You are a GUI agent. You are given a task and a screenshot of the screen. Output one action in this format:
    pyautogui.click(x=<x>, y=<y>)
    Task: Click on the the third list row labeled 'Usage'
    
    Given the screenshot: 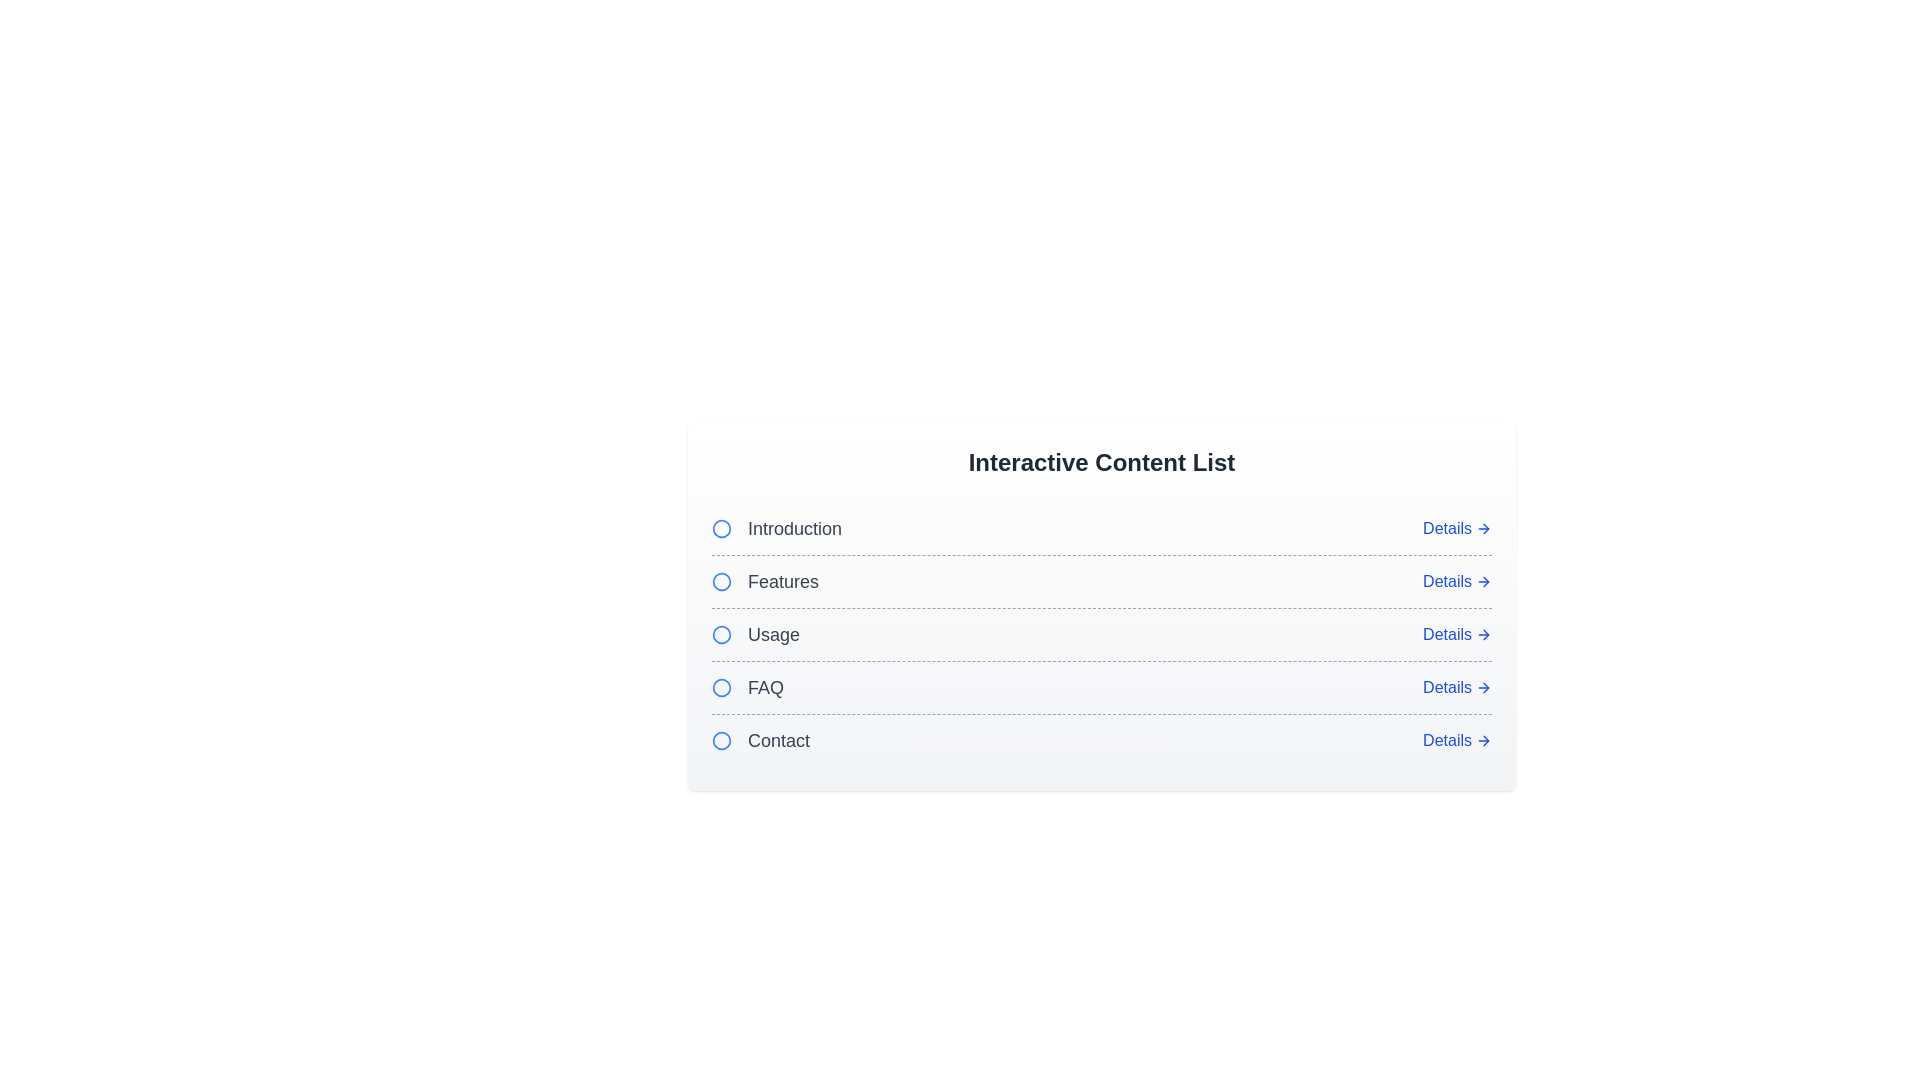 What is the action you would take?
    pyautogui.click(x=1101, y=634)
    